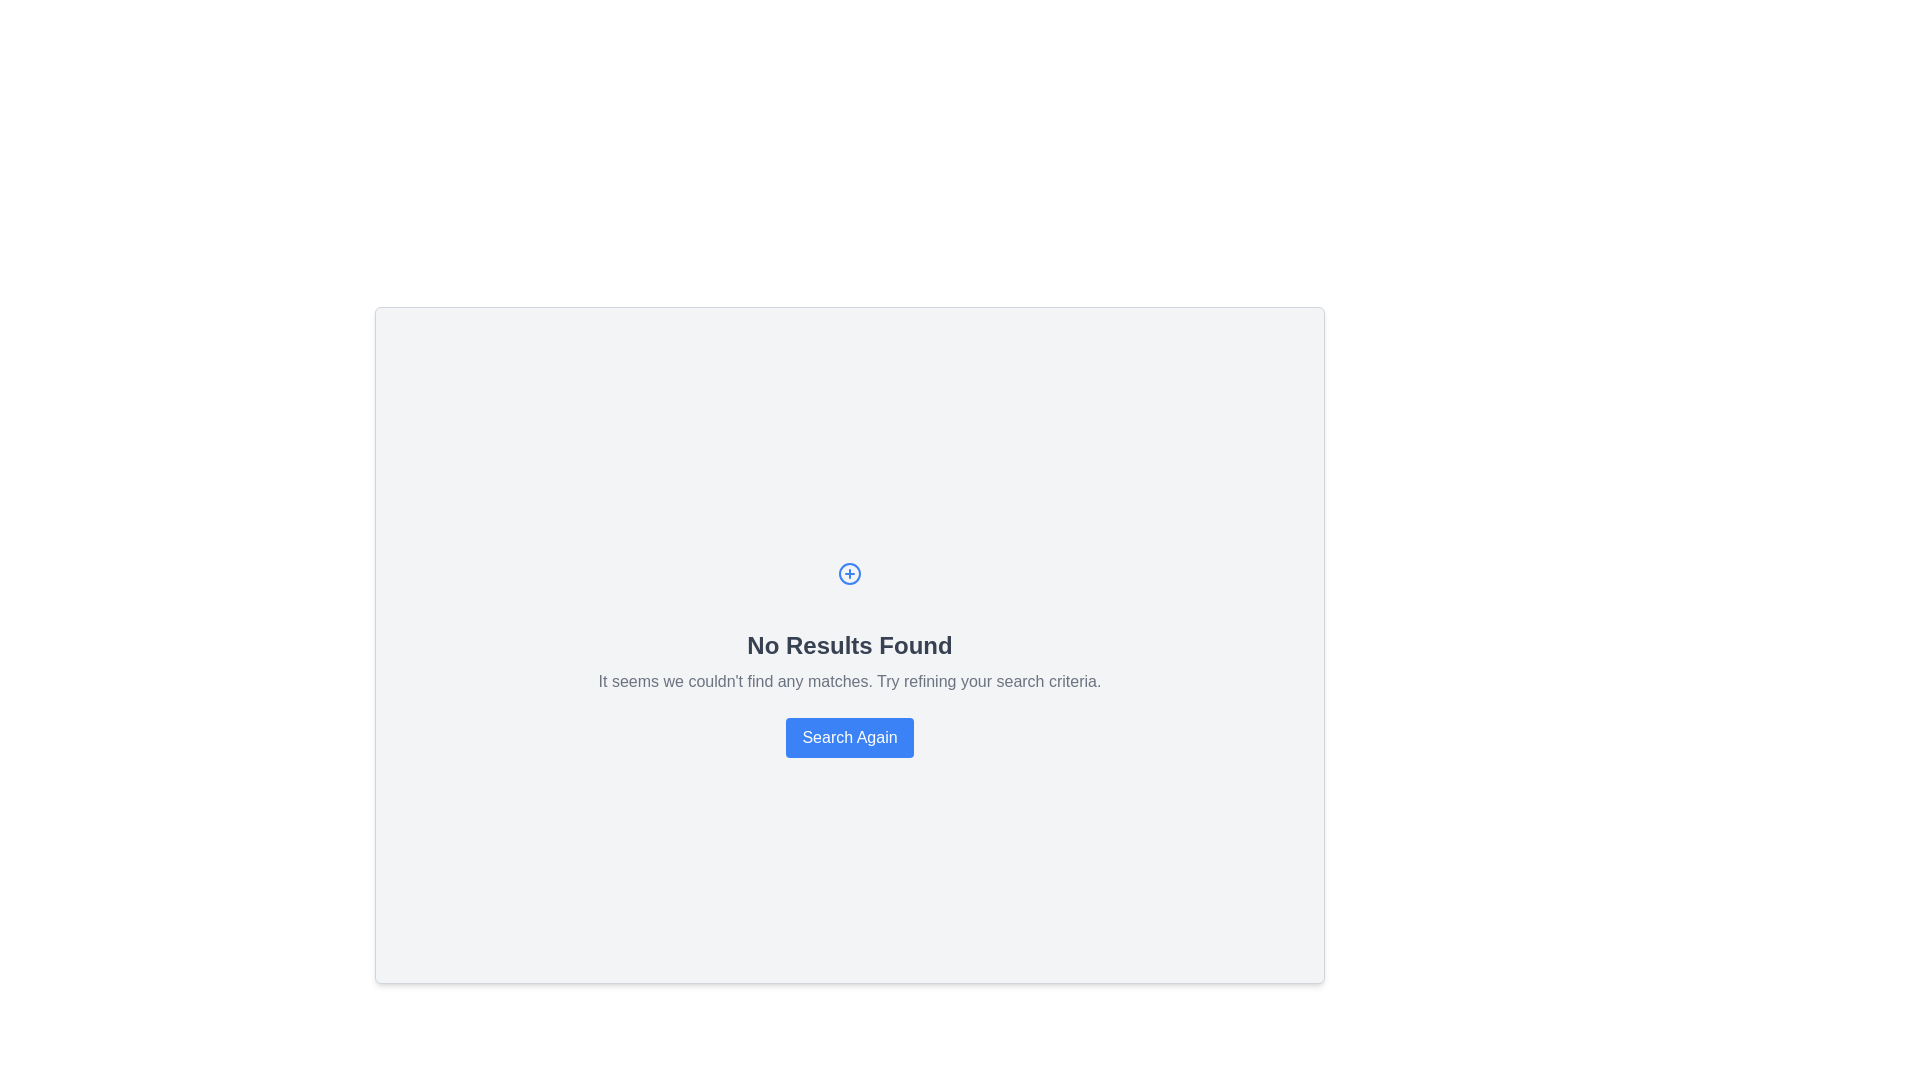 This screenshot has width=1920, height=1080. I want to click on the addition or creation icon that is centrally aligned above the 'No Results Found' notification text in the gray panel, so click(849, 573).